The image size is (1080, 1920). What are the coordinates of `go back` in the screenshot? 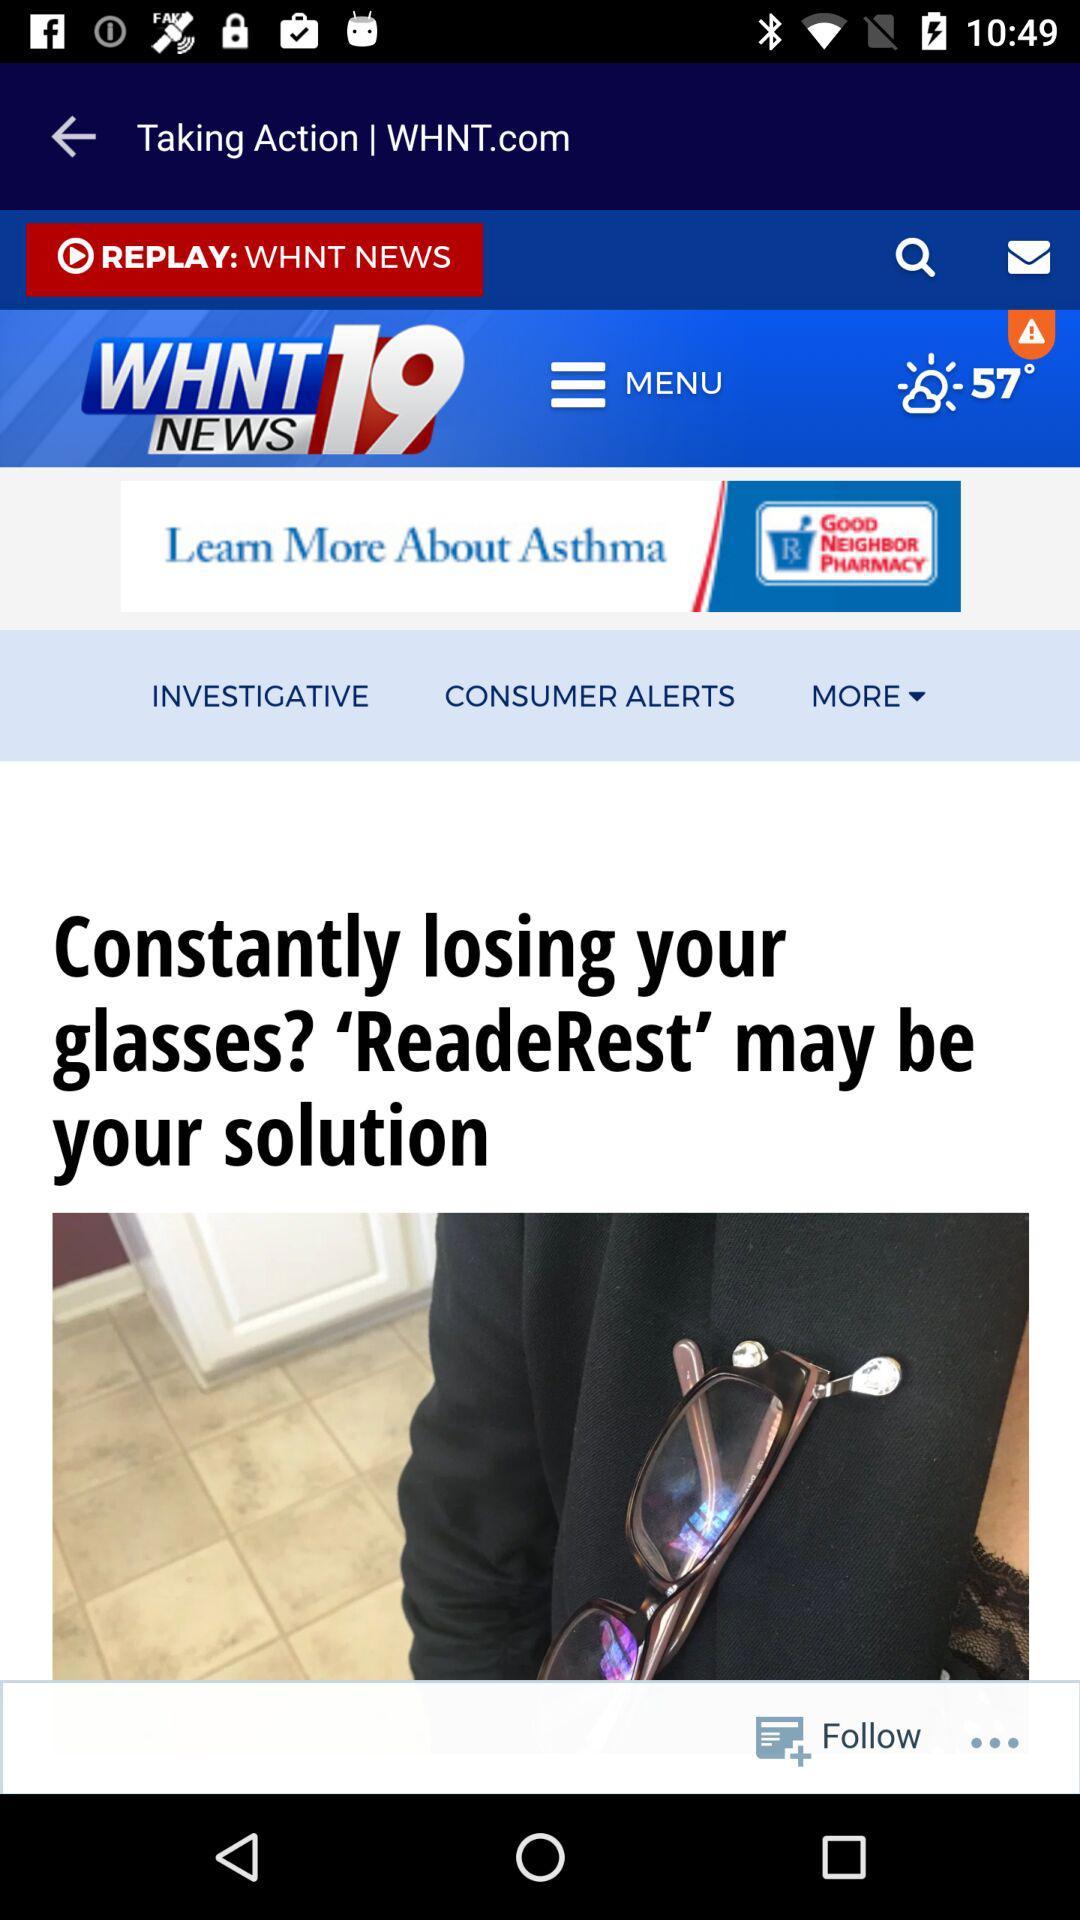 It's located at (72, 135).